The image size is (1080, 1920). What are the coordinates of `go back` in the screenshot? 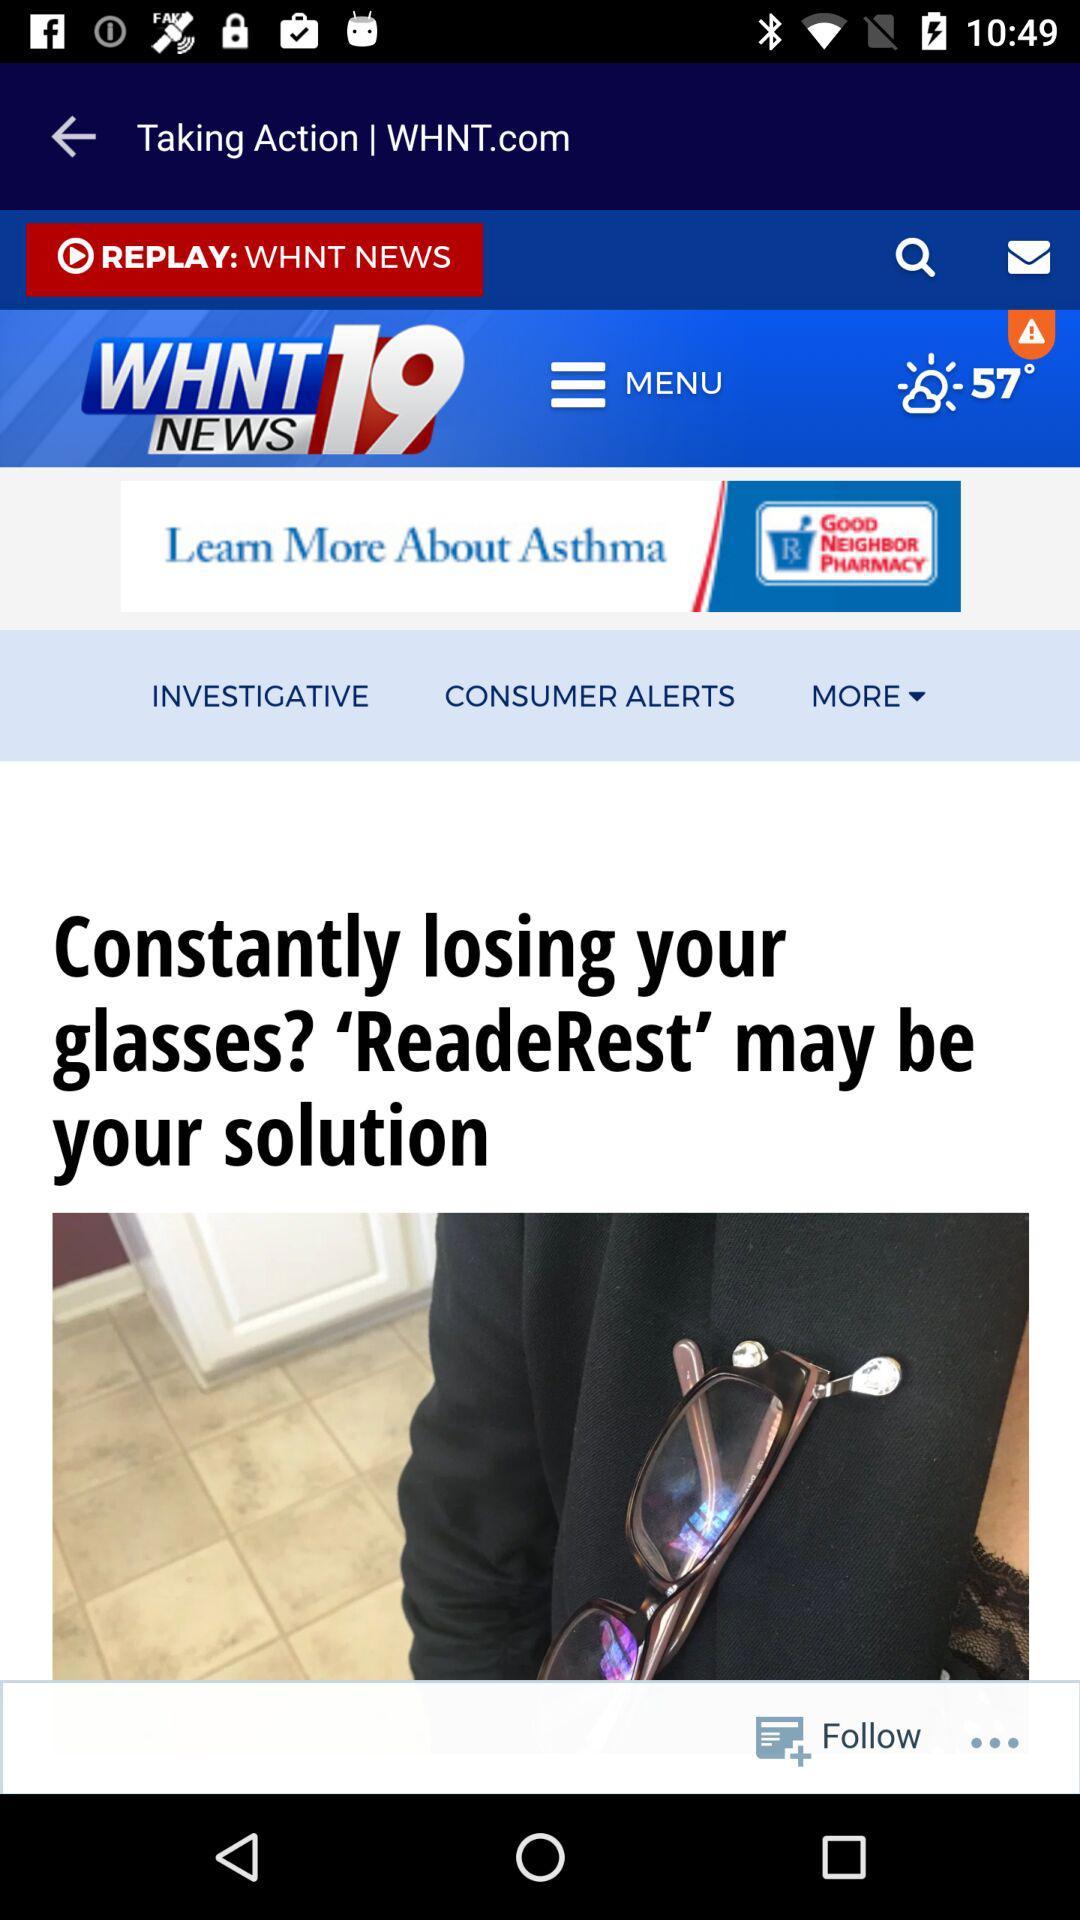 It's located at (72, 135).